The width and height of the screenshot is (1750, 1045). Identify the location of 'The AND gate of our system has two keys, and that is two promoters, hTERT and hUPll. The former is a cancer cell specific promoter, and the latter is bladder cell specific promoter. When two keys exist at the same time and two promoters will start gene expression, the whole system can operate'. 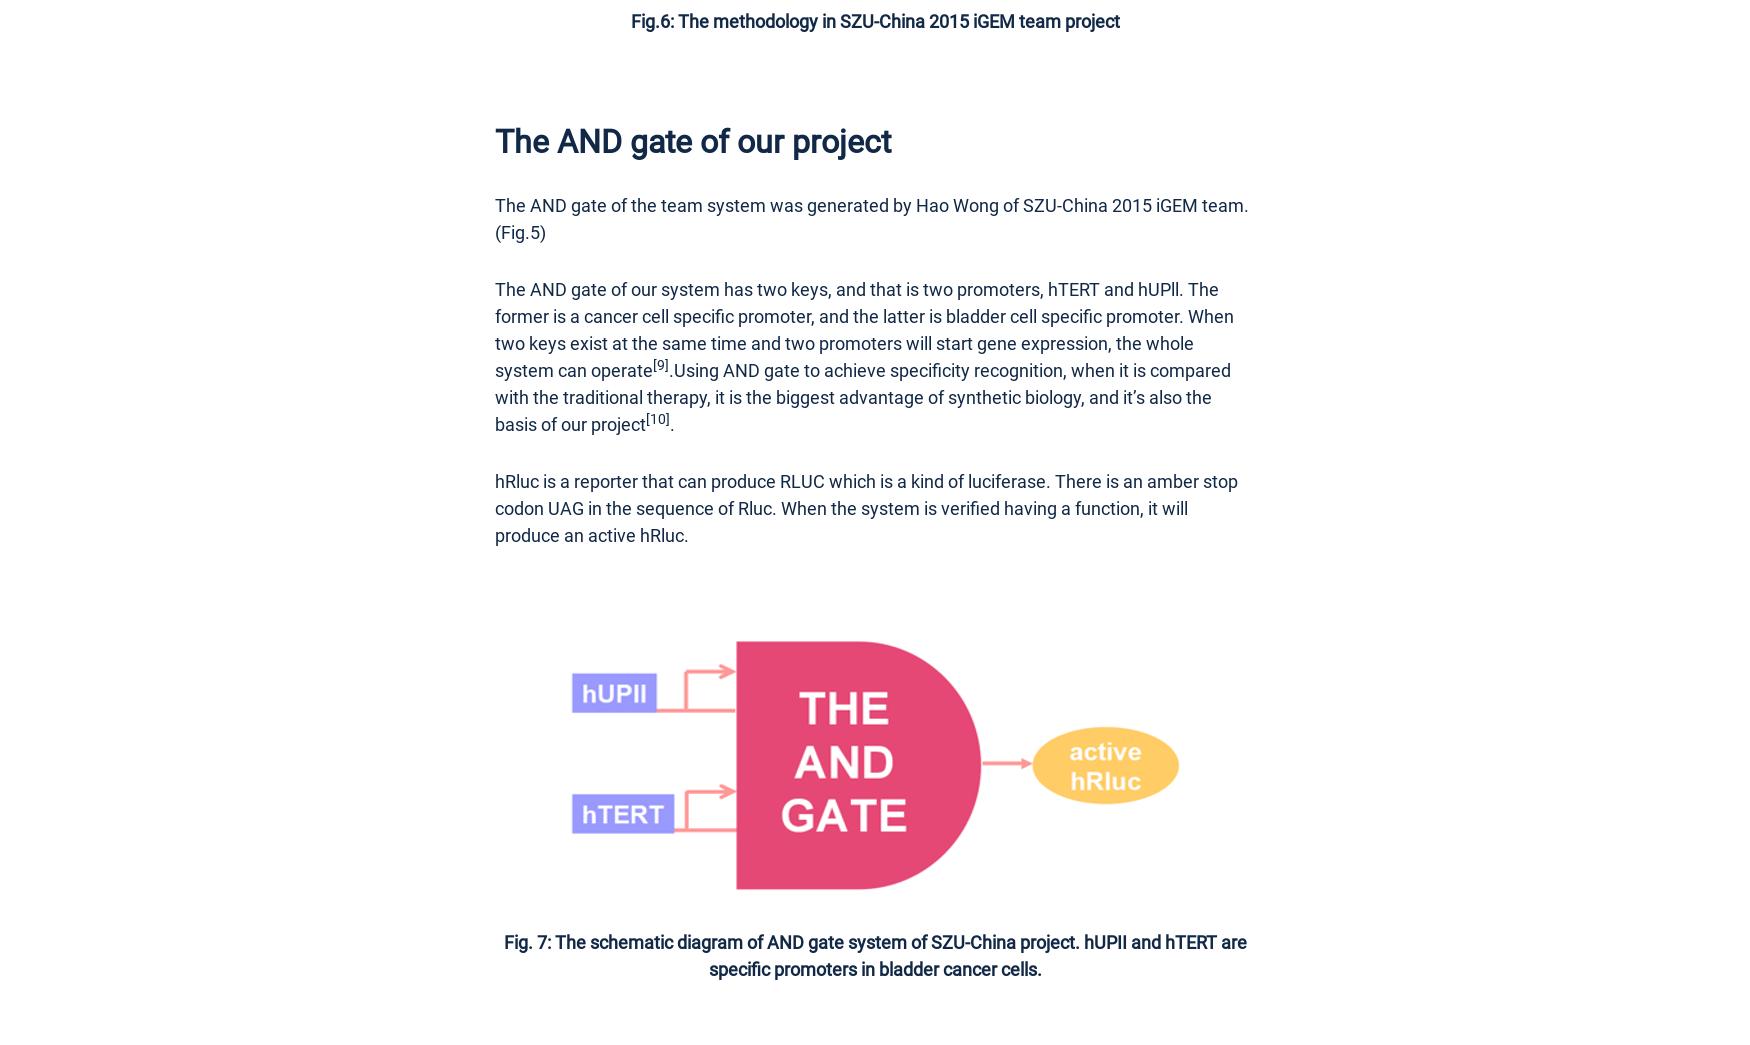
(864, 328).